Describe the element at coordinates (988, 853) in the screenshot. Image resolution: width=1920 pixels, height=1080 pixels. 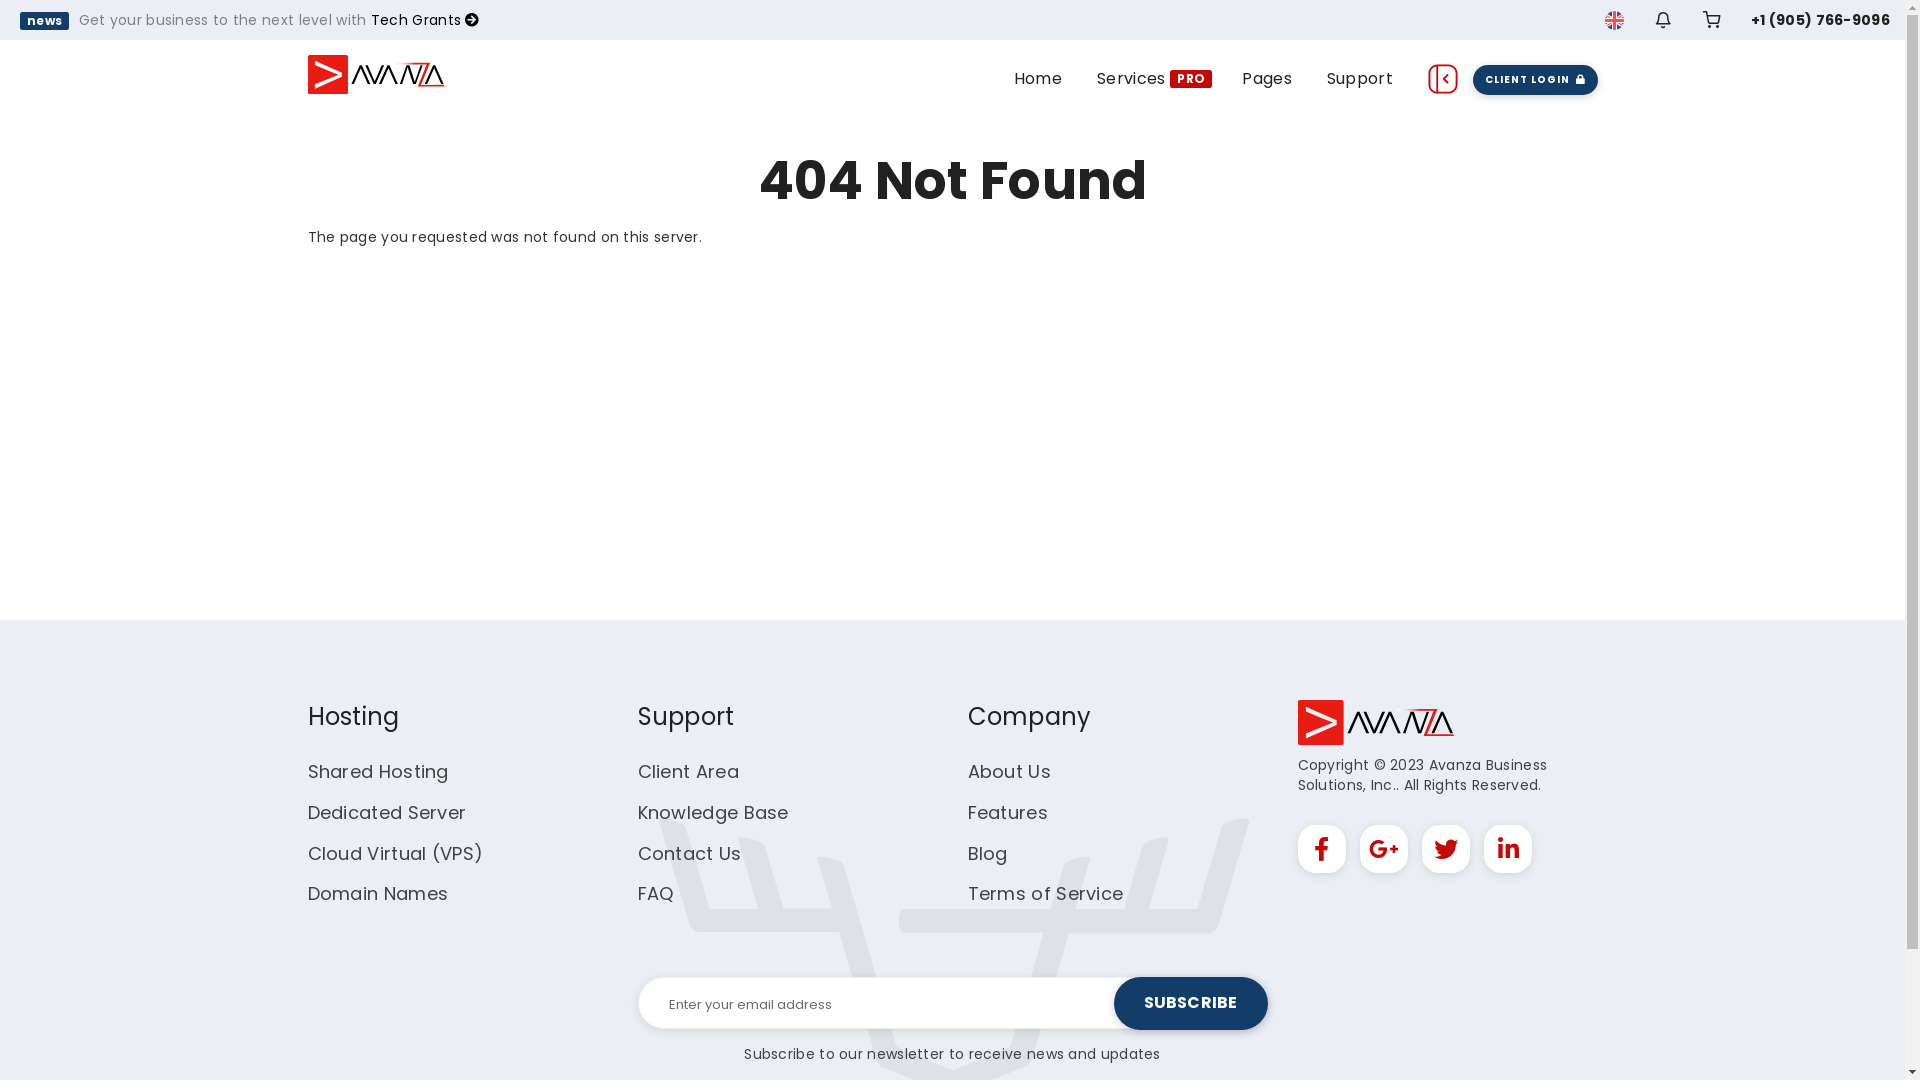
I see `'Blog'` at that location.